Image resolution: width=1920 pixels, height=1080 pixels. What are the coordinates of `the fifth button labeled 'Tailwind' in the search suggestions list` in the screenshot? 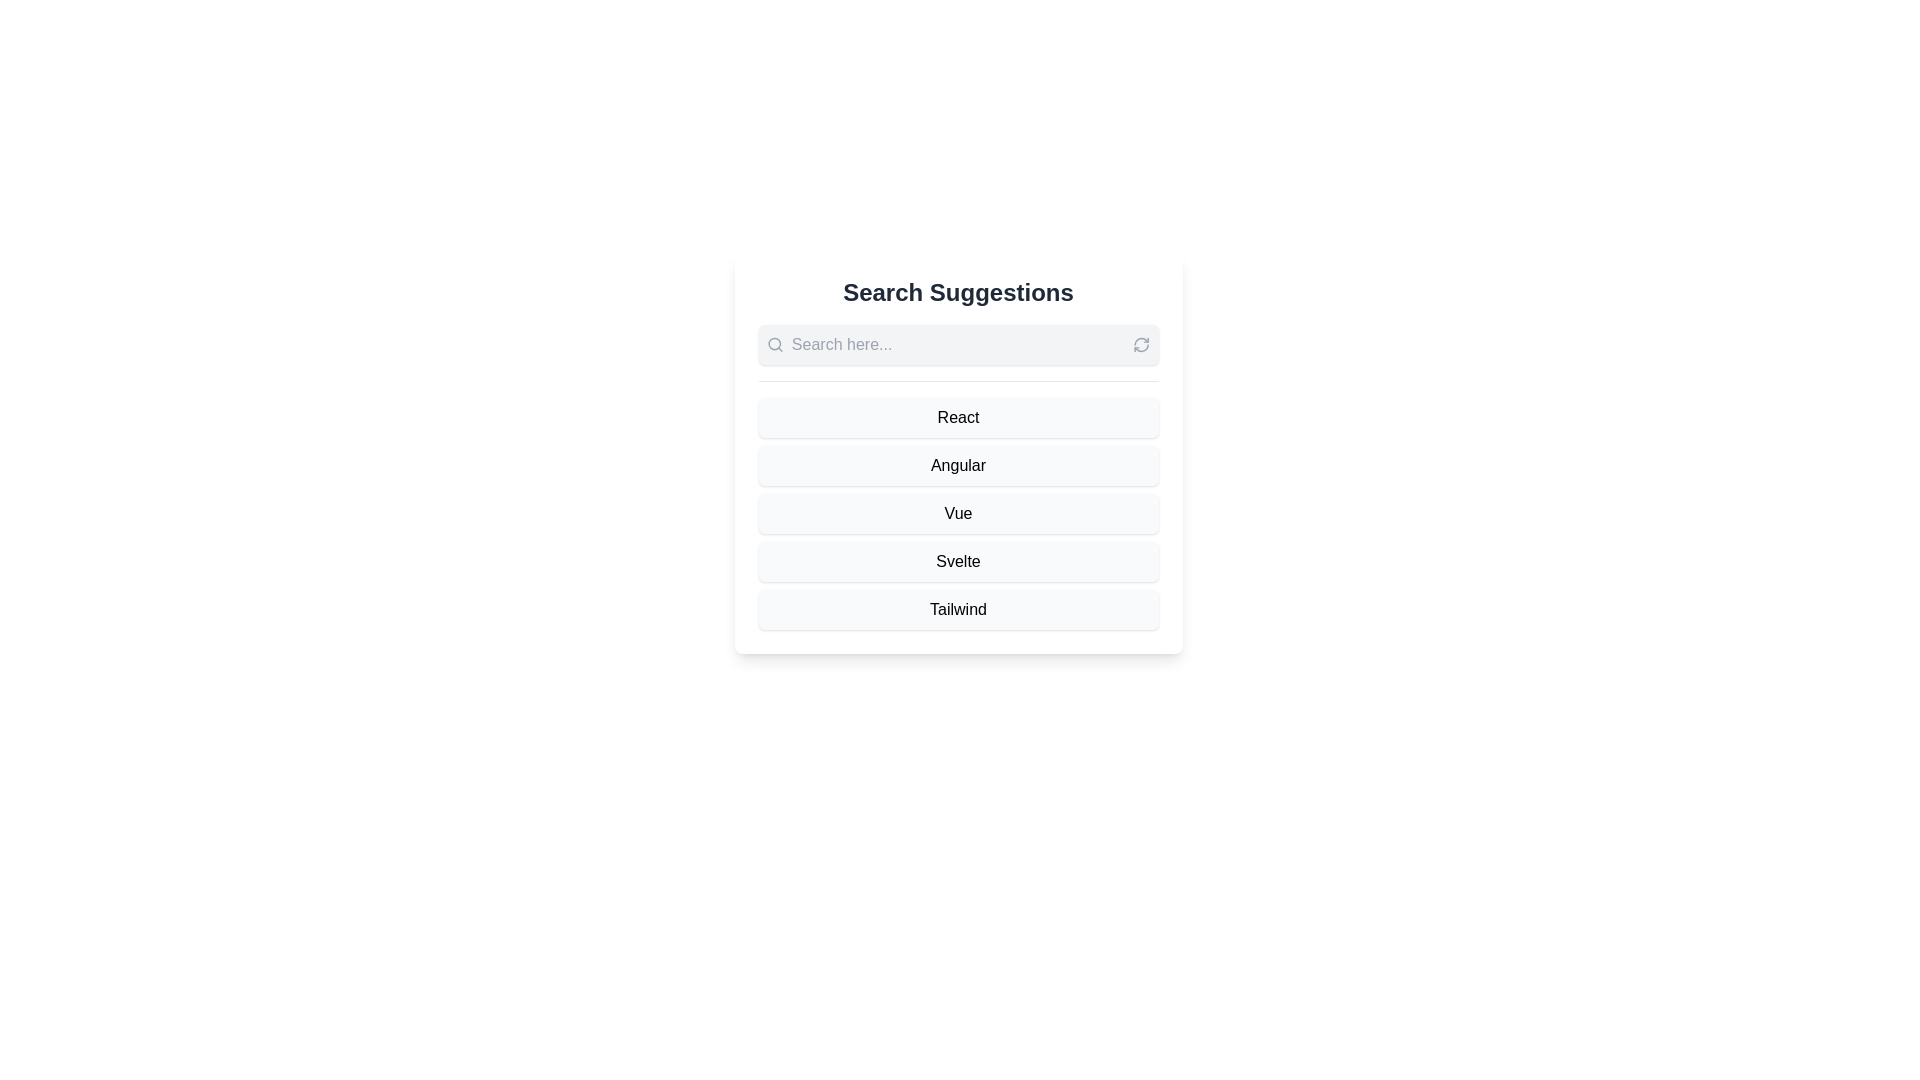 It's located at (957, 608).